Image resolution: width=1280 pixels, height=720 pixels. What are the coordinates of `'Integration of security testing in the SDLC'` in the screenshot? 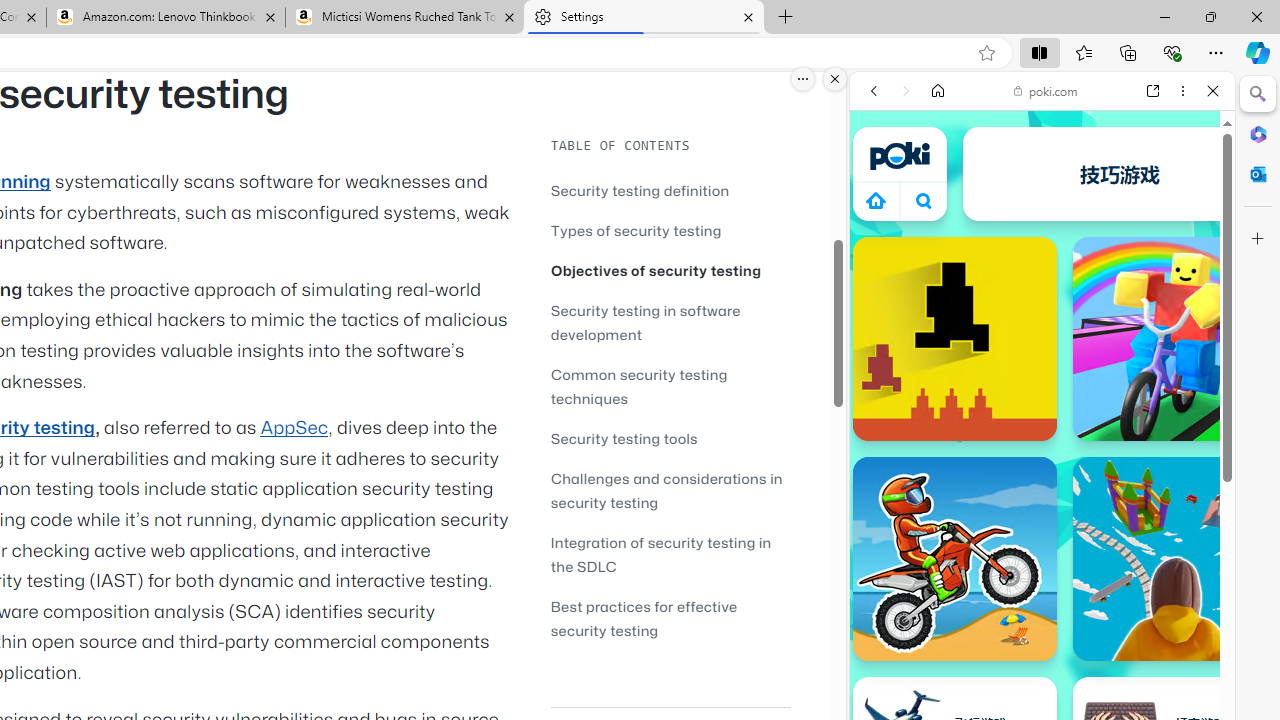 It's located at (670, 554).